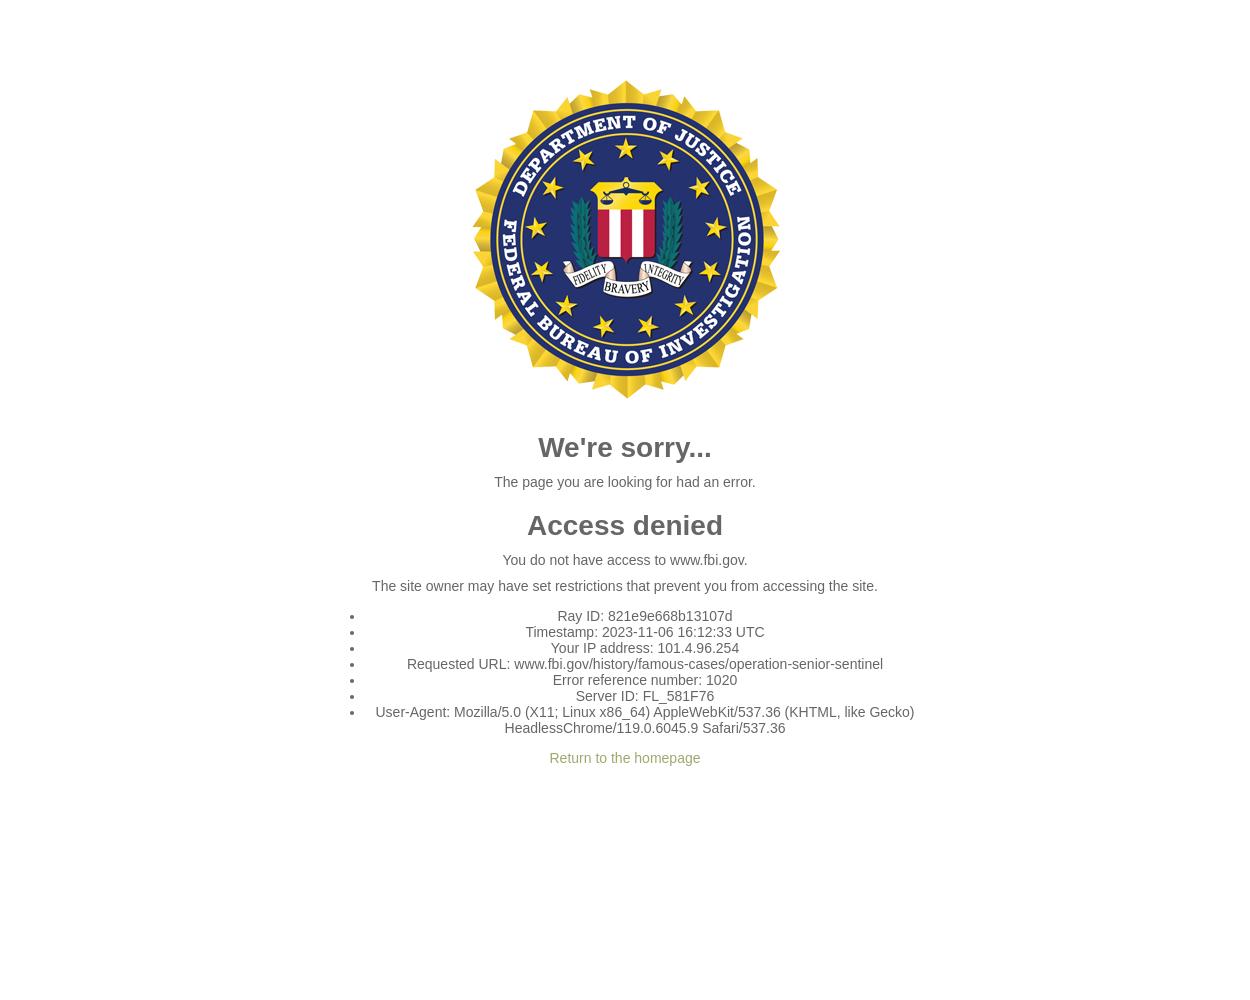 This screenshot has height=1000, width=1250. Describe the element at coordinates (623, 481) in the screenshot. I see `'The page you are looking for had an error.'` at that location.